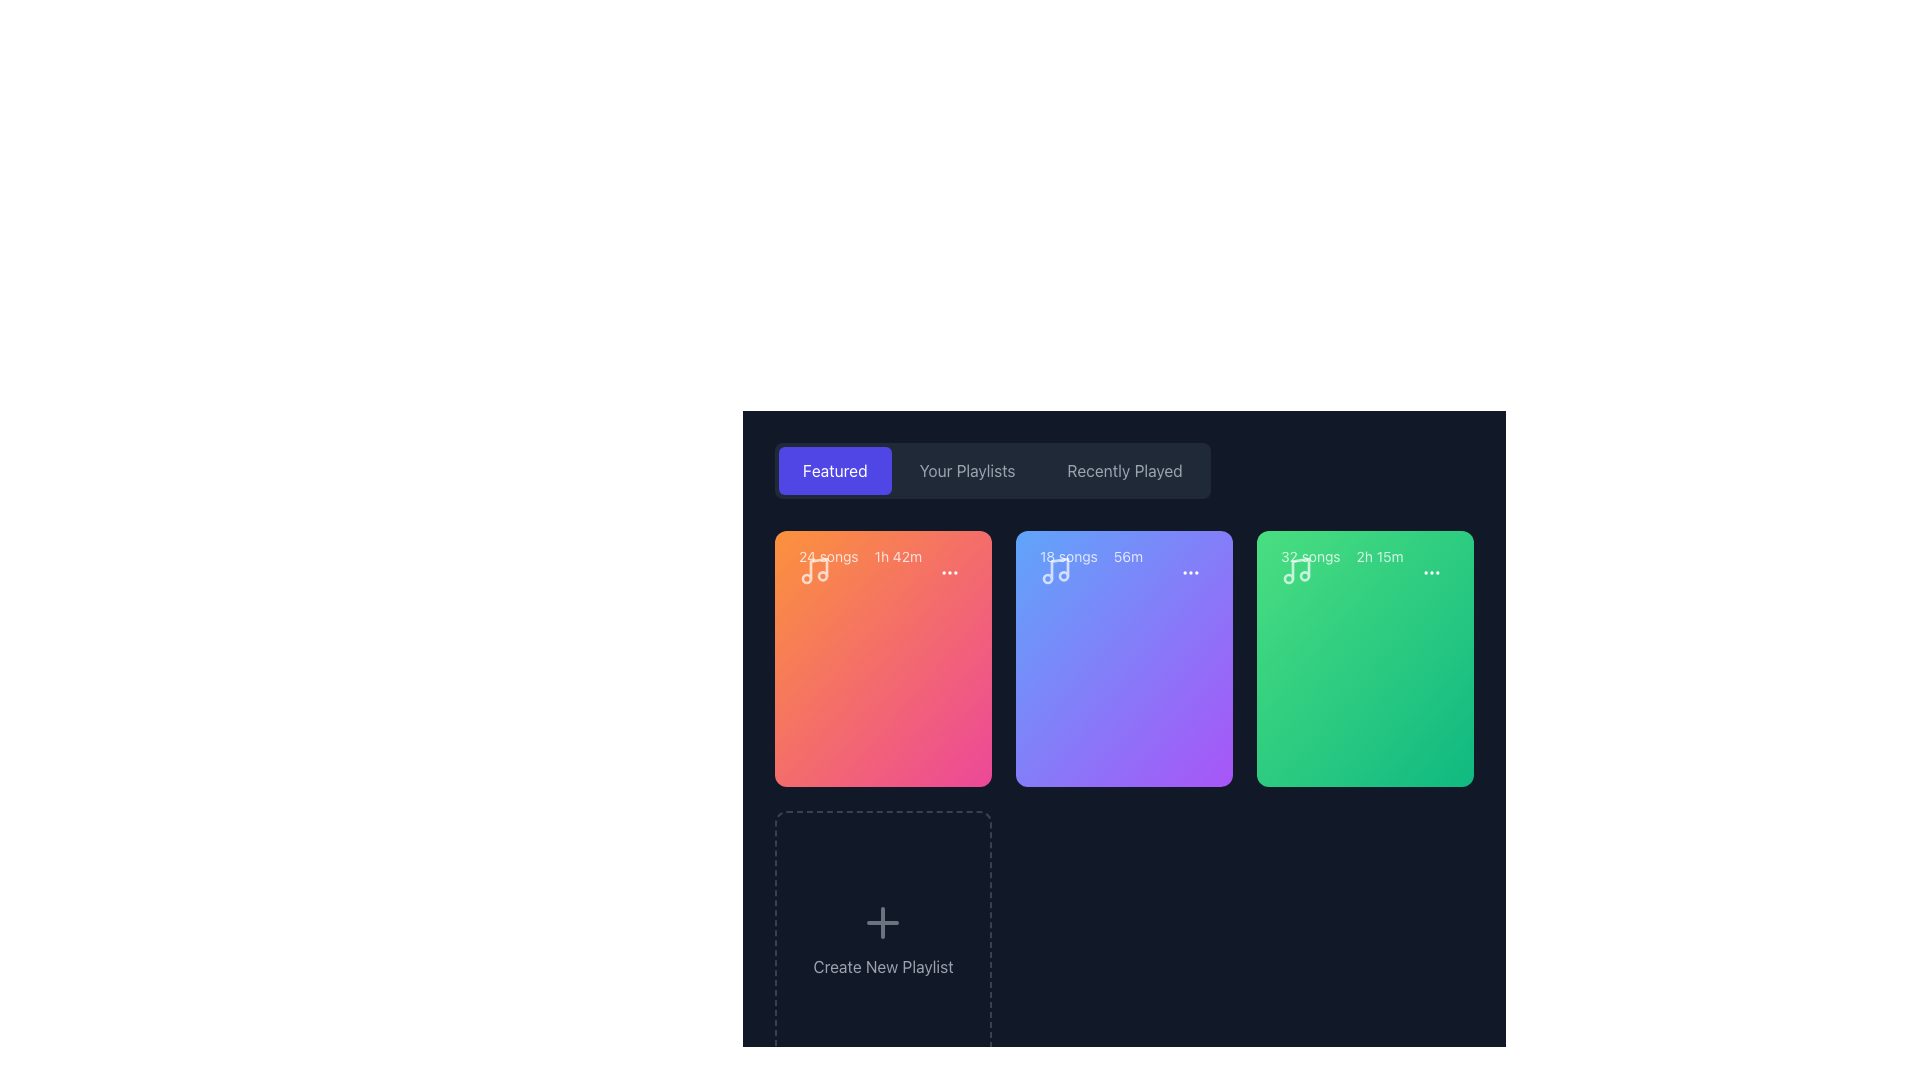 This screenshot has width=1920, height=1080. What do you see at coordinates (949, 573) in the screenshot?
I see `the circular button with three horizontal dots located at the top-right corner of the salmon-colored card` at bounding box center [949, 573].